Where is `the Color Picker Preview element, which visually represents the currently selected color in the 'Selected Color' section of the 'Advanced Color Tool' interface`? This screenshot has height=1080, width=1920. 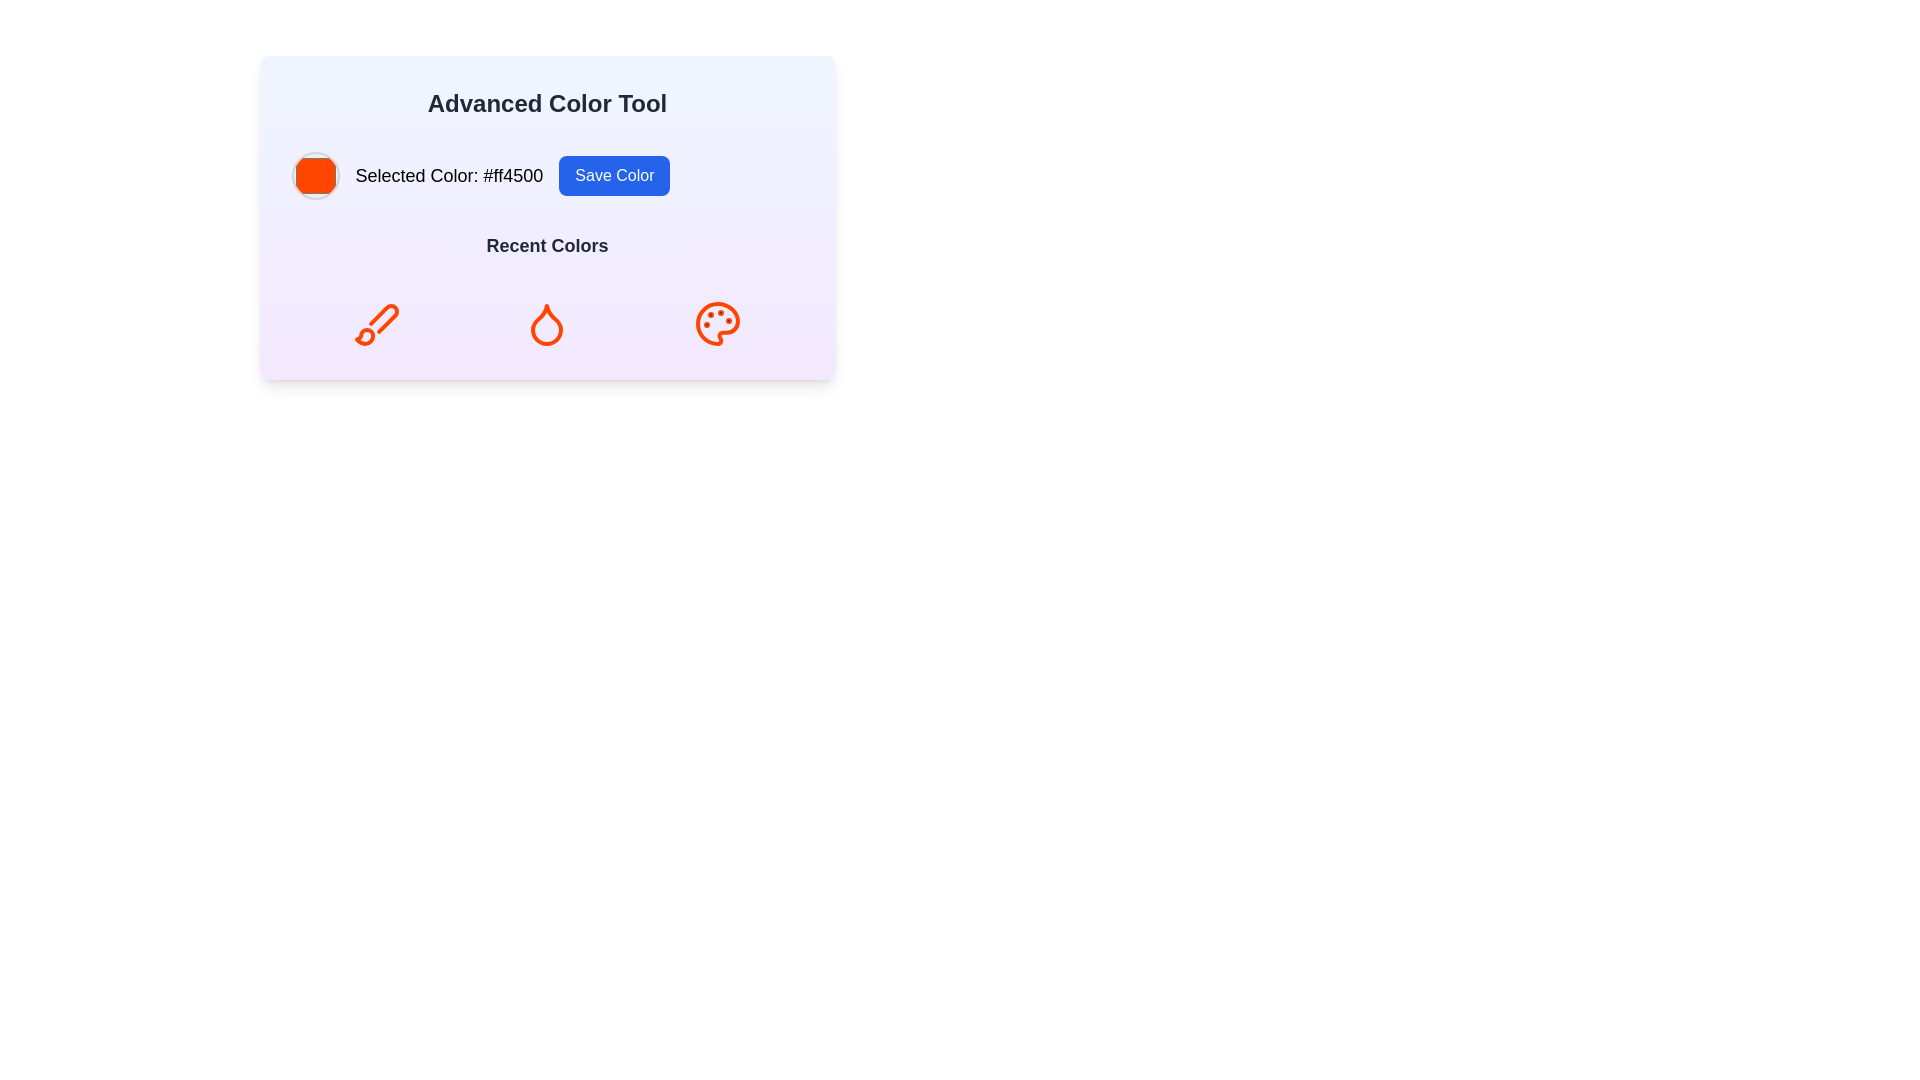 the Color Picker Preview element, which visually represents the currently selected color in the 'Selected Color' section of the 'Advanced Color Tool' interface is located at coordinates (314, 175).